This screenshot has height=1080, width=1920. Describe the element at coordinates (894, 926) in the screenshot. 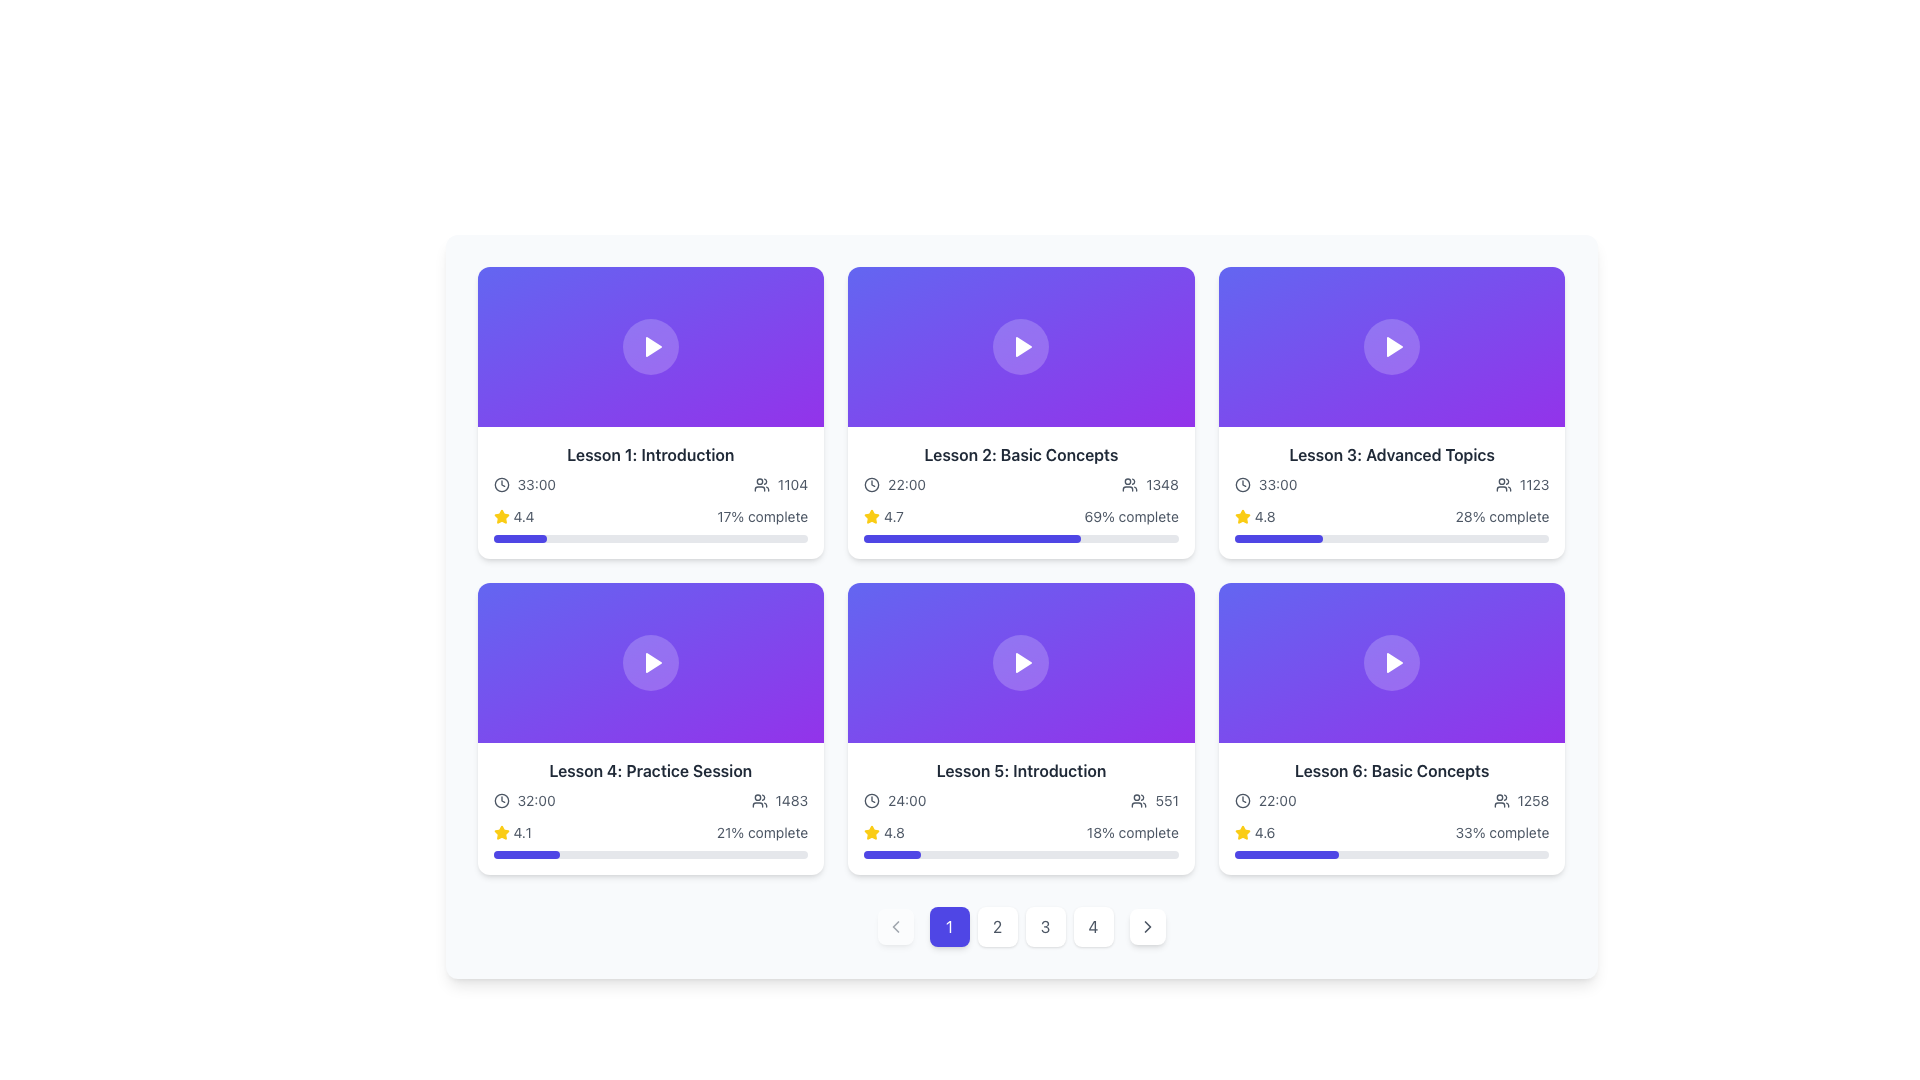

I see `the leftmost icon (Chevron Left) in the navigation bar at the bottom of the interface` at that location.